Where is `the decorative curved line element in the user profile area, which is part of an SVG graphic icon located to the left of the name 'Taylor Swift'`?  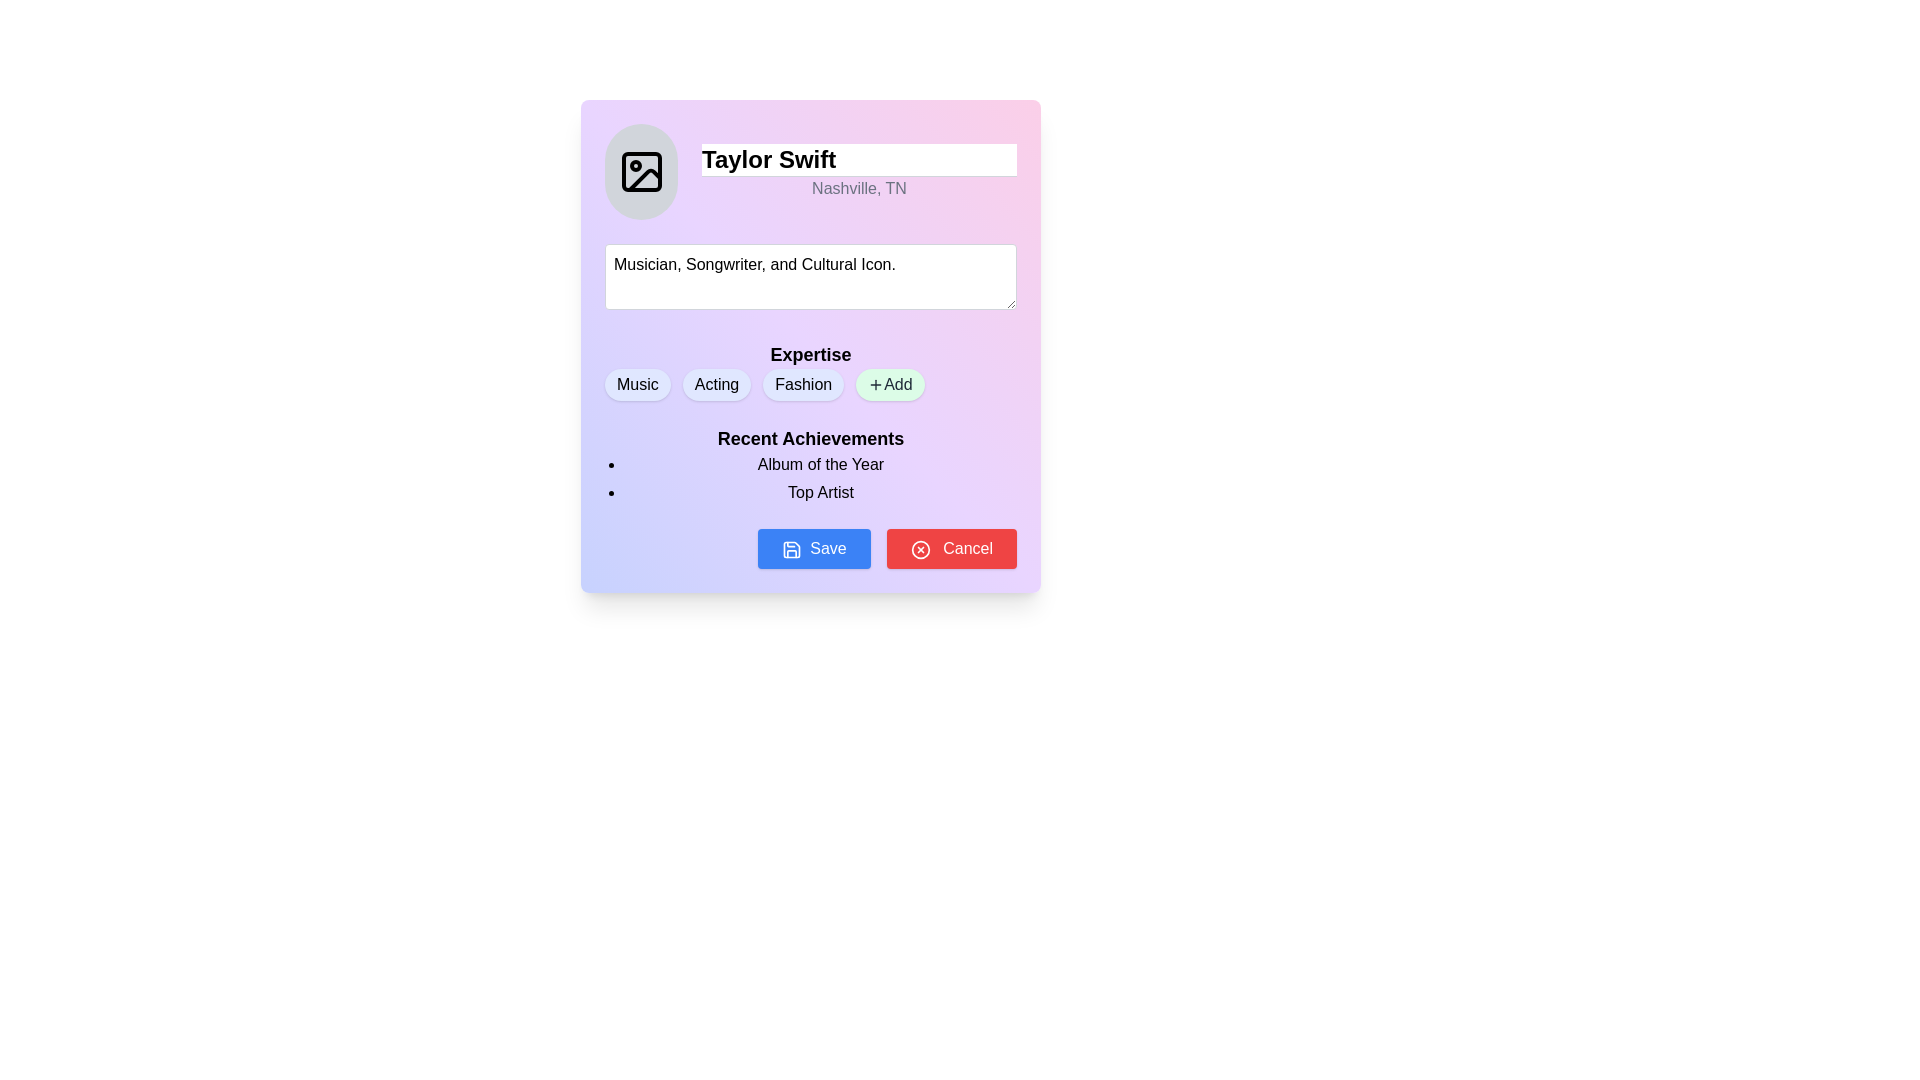
the decorative curved line element in the user profile area, which is part of an SVG graphic icon located to the left of the name 'Taylor Swift' is located at coordinates (644, 180).